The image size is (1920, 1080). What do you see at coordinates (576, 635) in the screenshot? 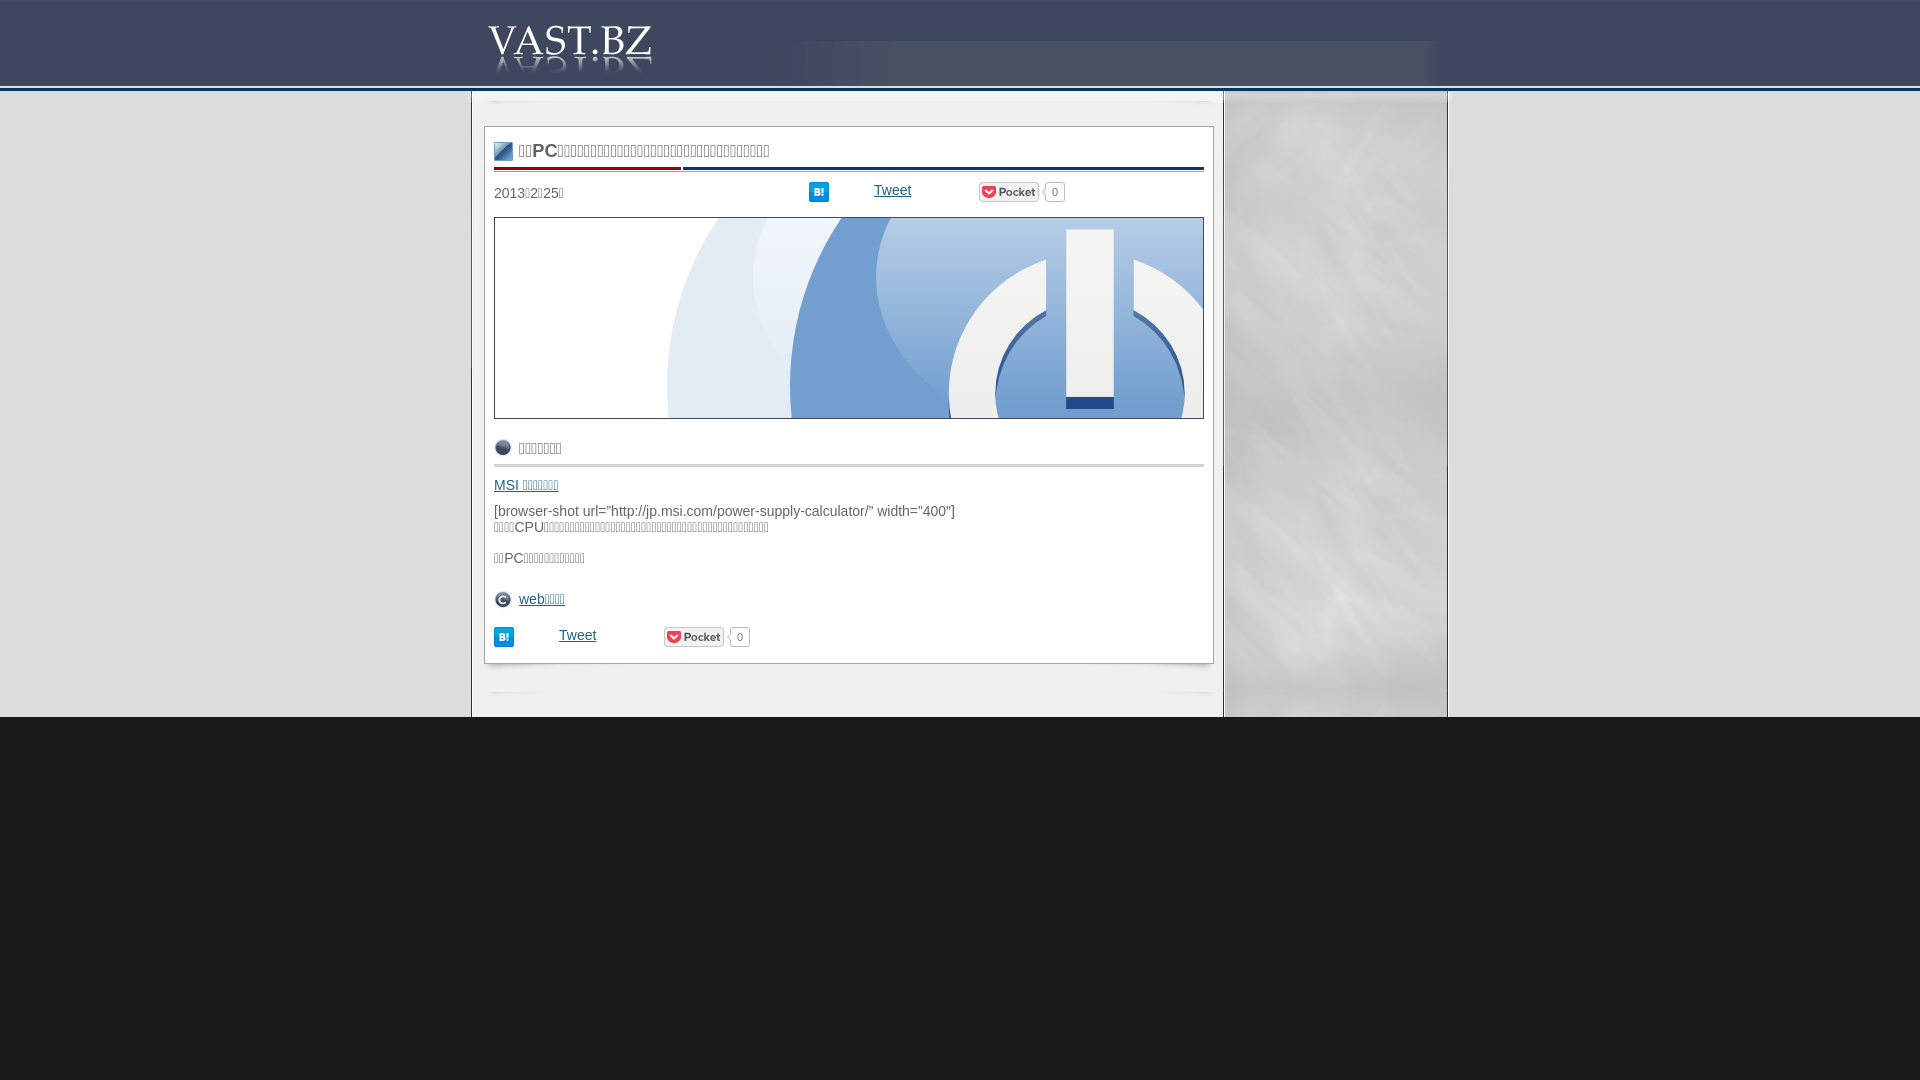
I see `'Tweet'` at bounding box center [576, 635].